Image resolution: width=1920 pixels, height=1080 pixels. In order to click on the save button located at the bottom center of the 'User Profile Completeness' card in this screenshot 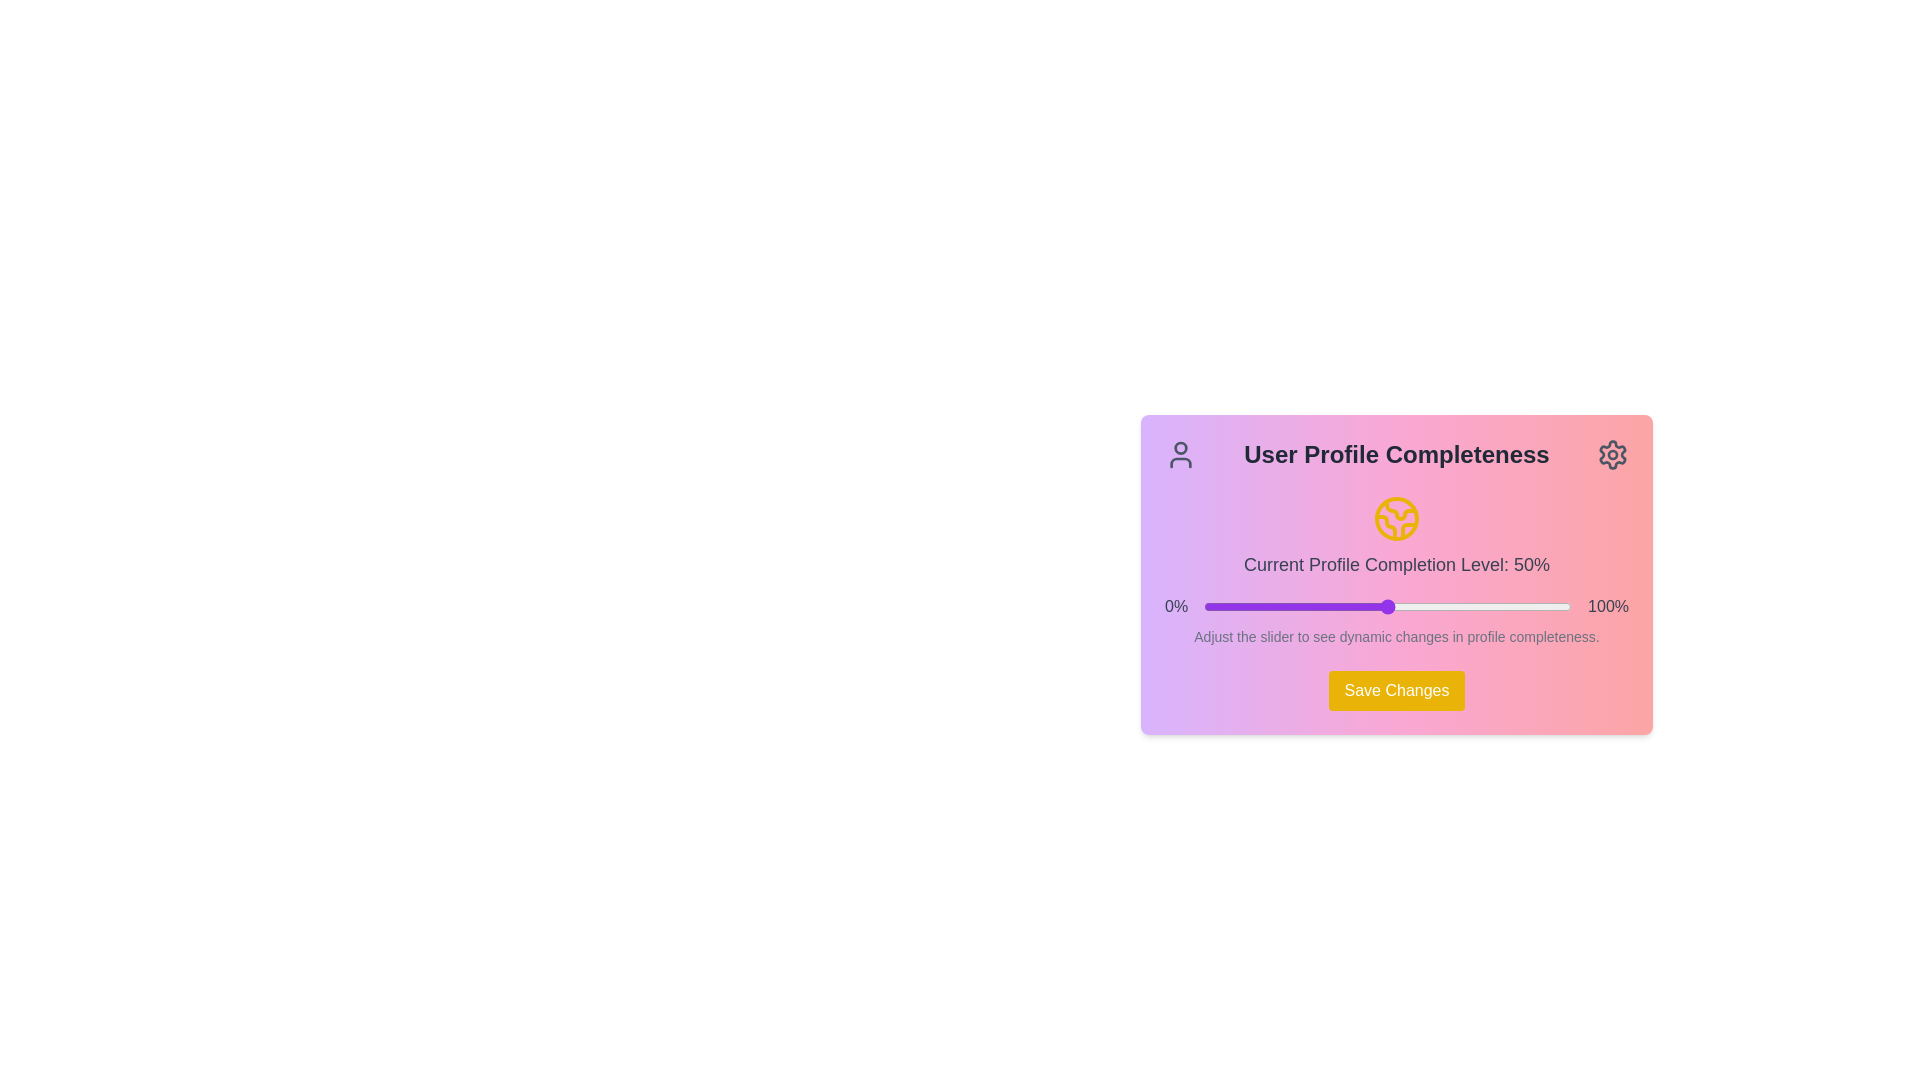, I will do `click(1395, 689)`.